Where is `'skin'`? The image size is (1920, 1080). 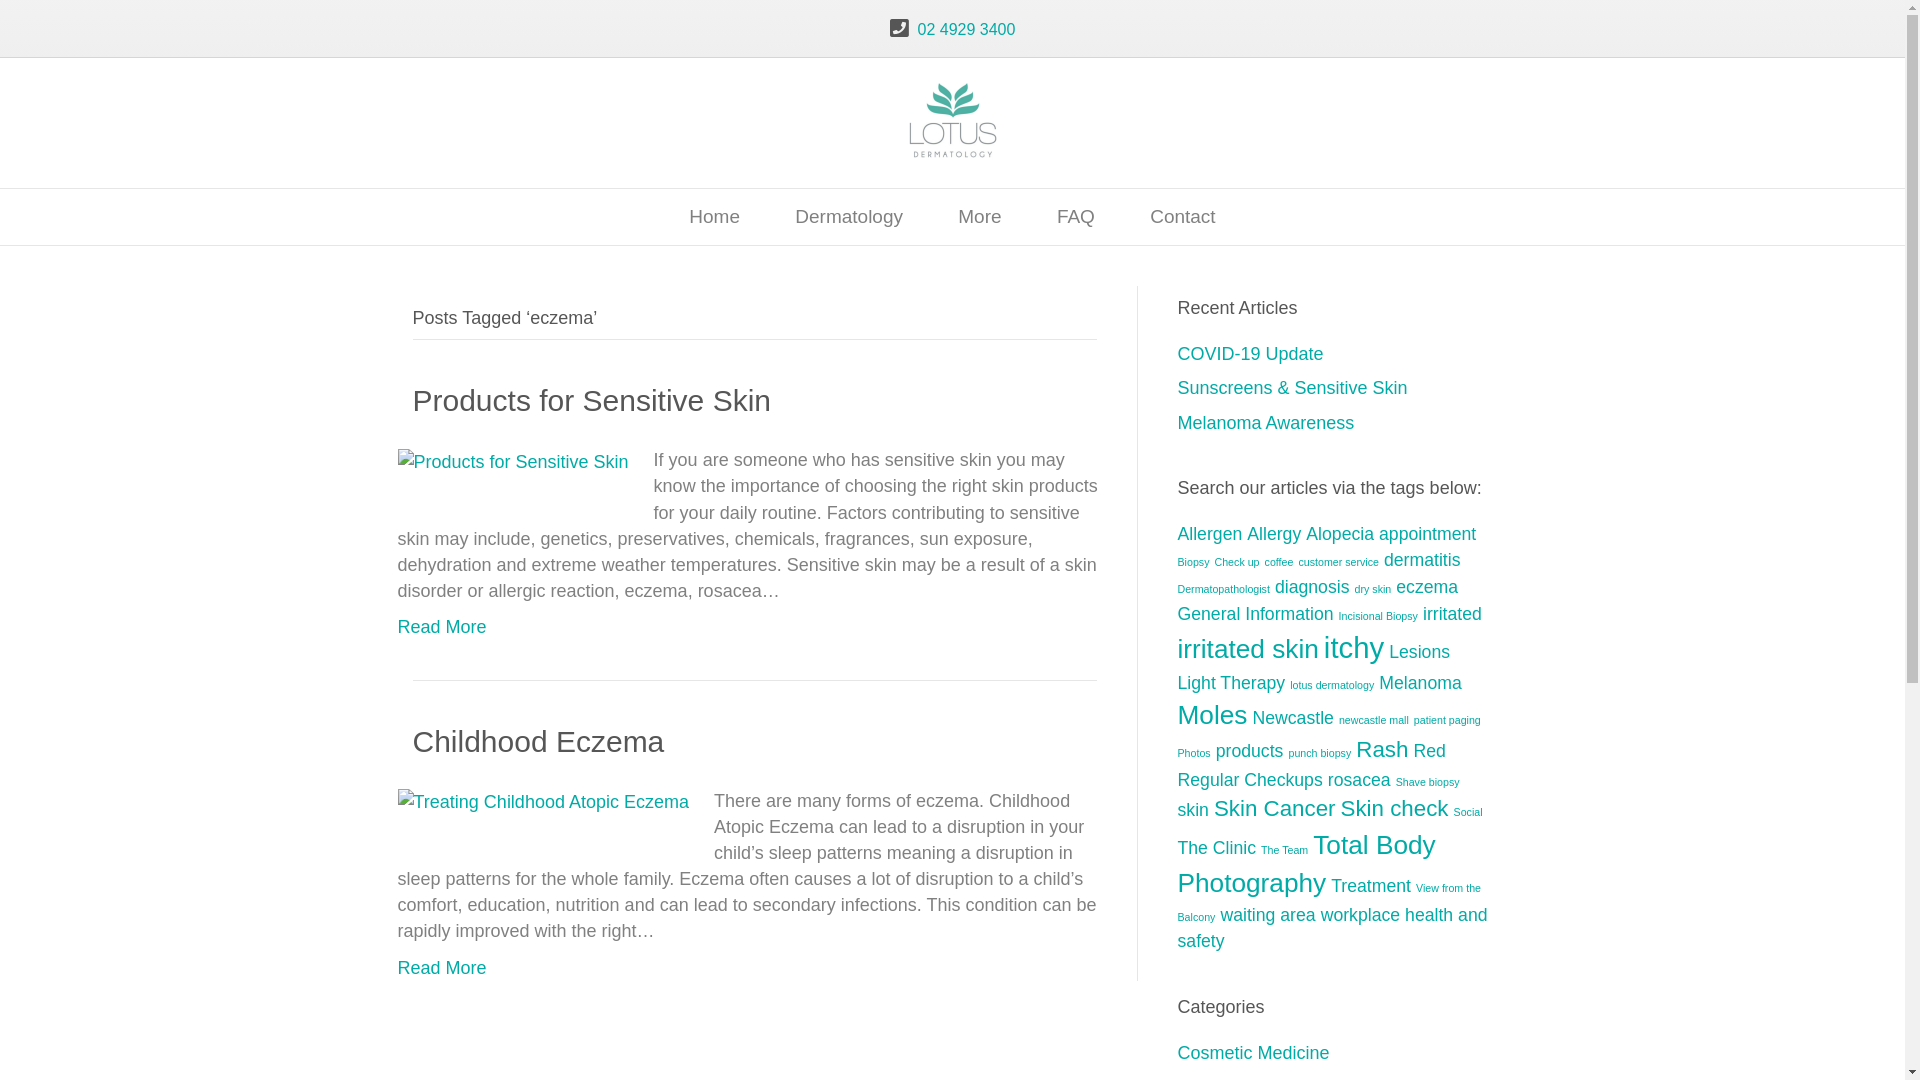 'skin' is located at coordinates (1193, 810).